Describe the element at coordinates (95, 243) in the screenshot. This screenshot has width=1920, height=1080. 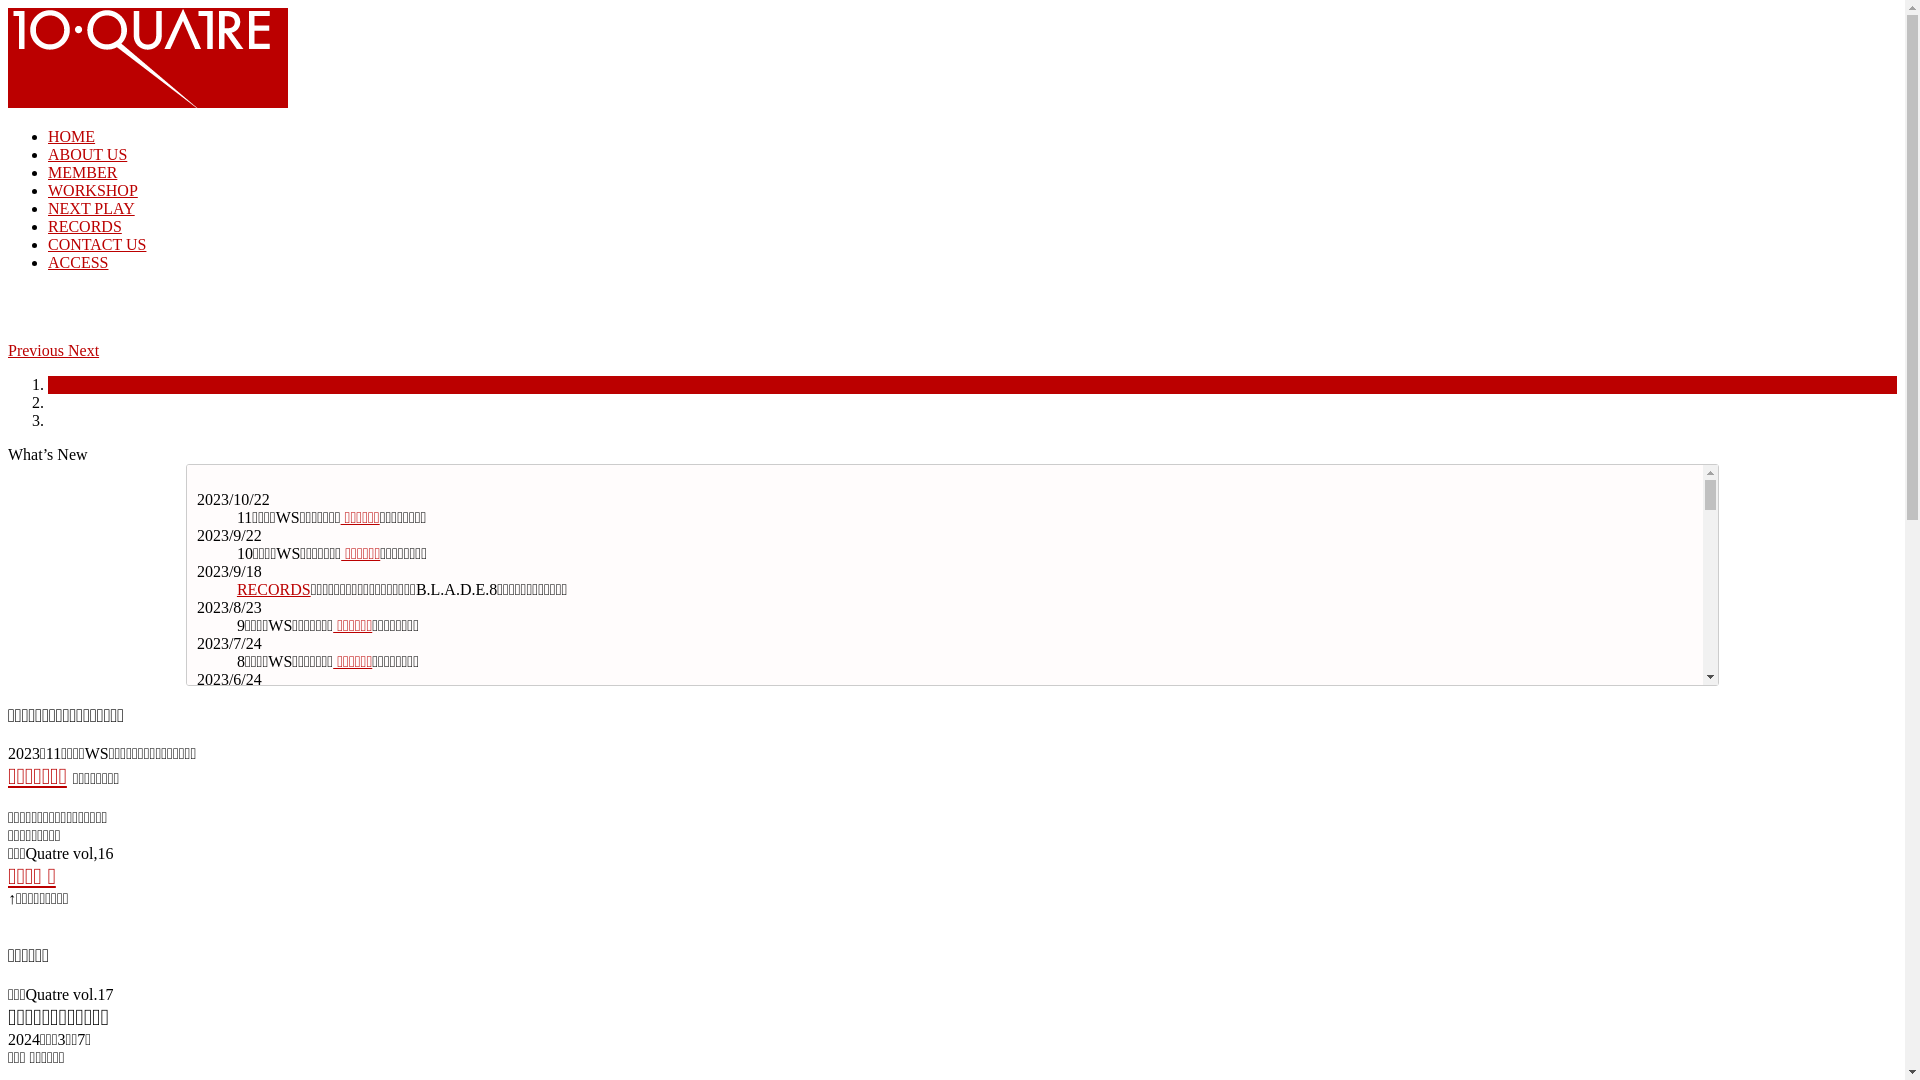
I see `'CONTACT US'` at that location.